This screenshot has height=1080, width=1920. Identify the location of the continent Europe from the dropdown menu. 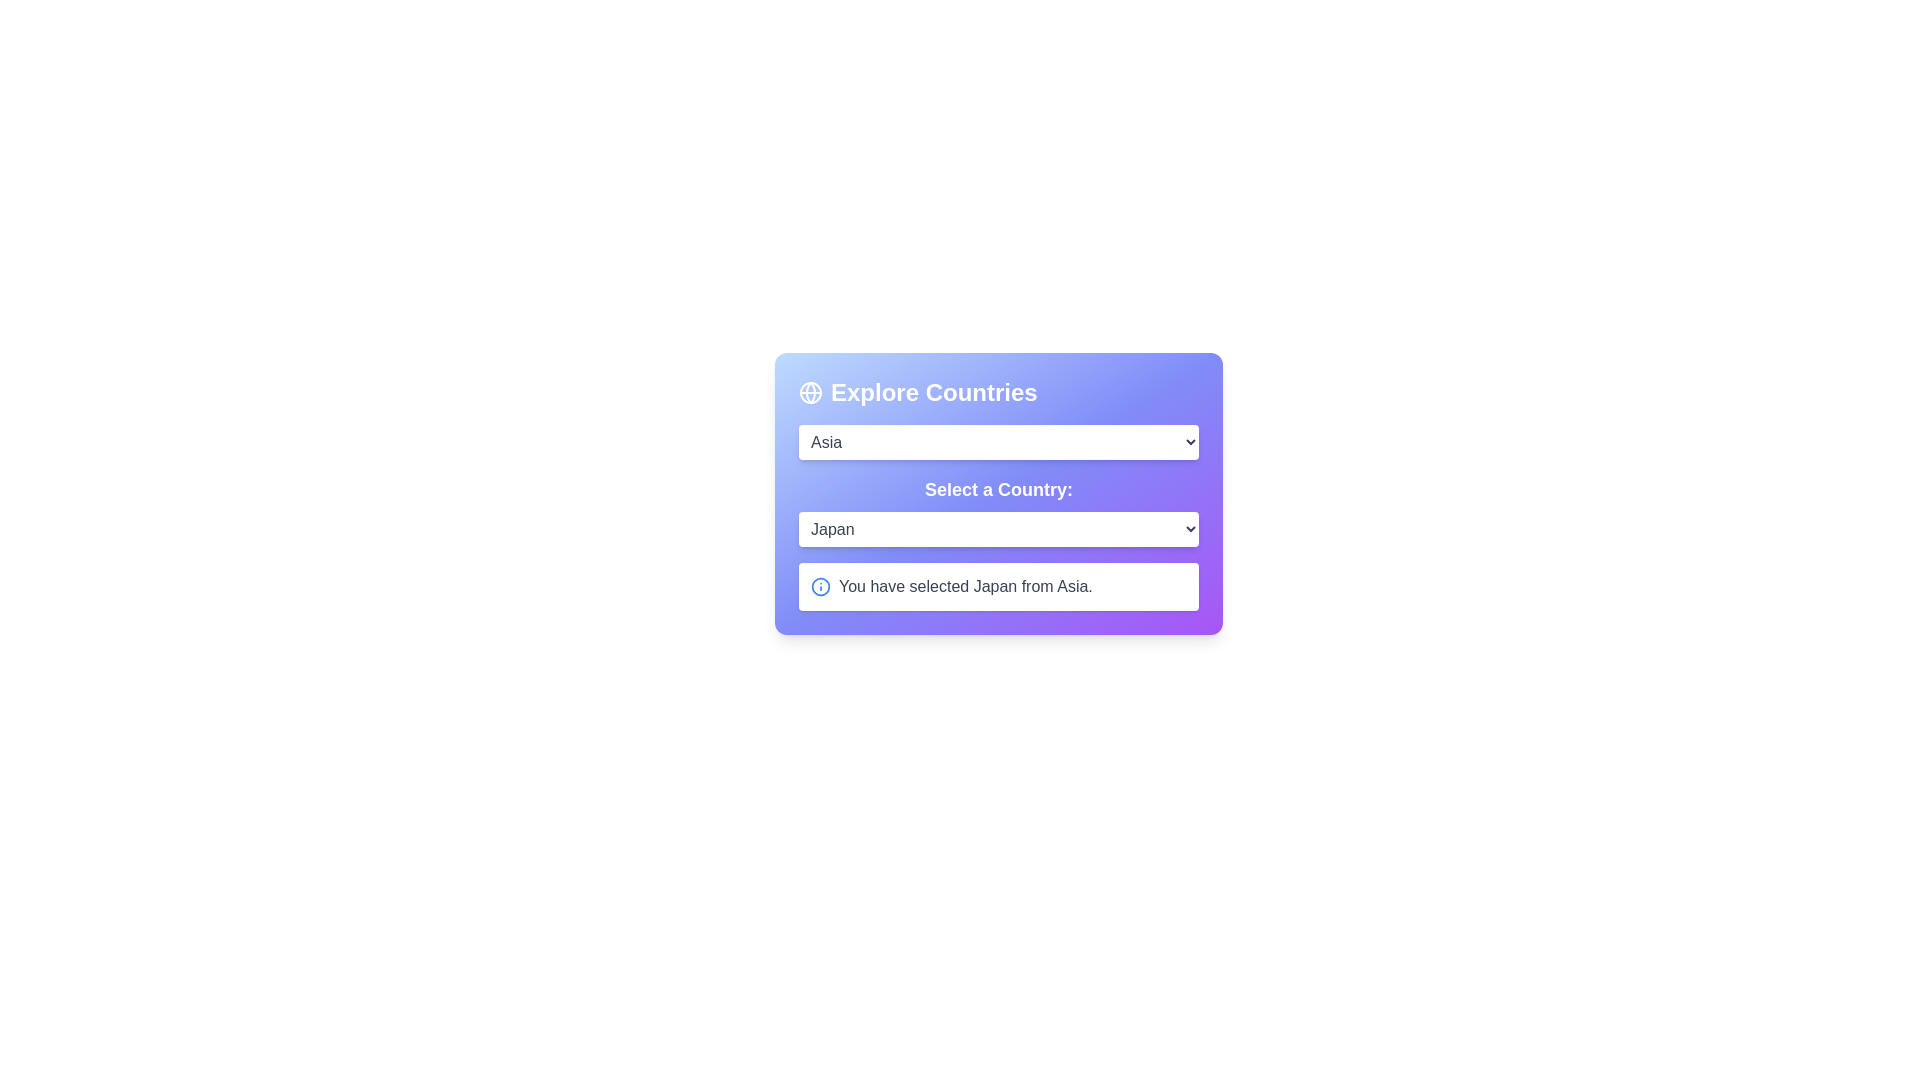
(998, 441).